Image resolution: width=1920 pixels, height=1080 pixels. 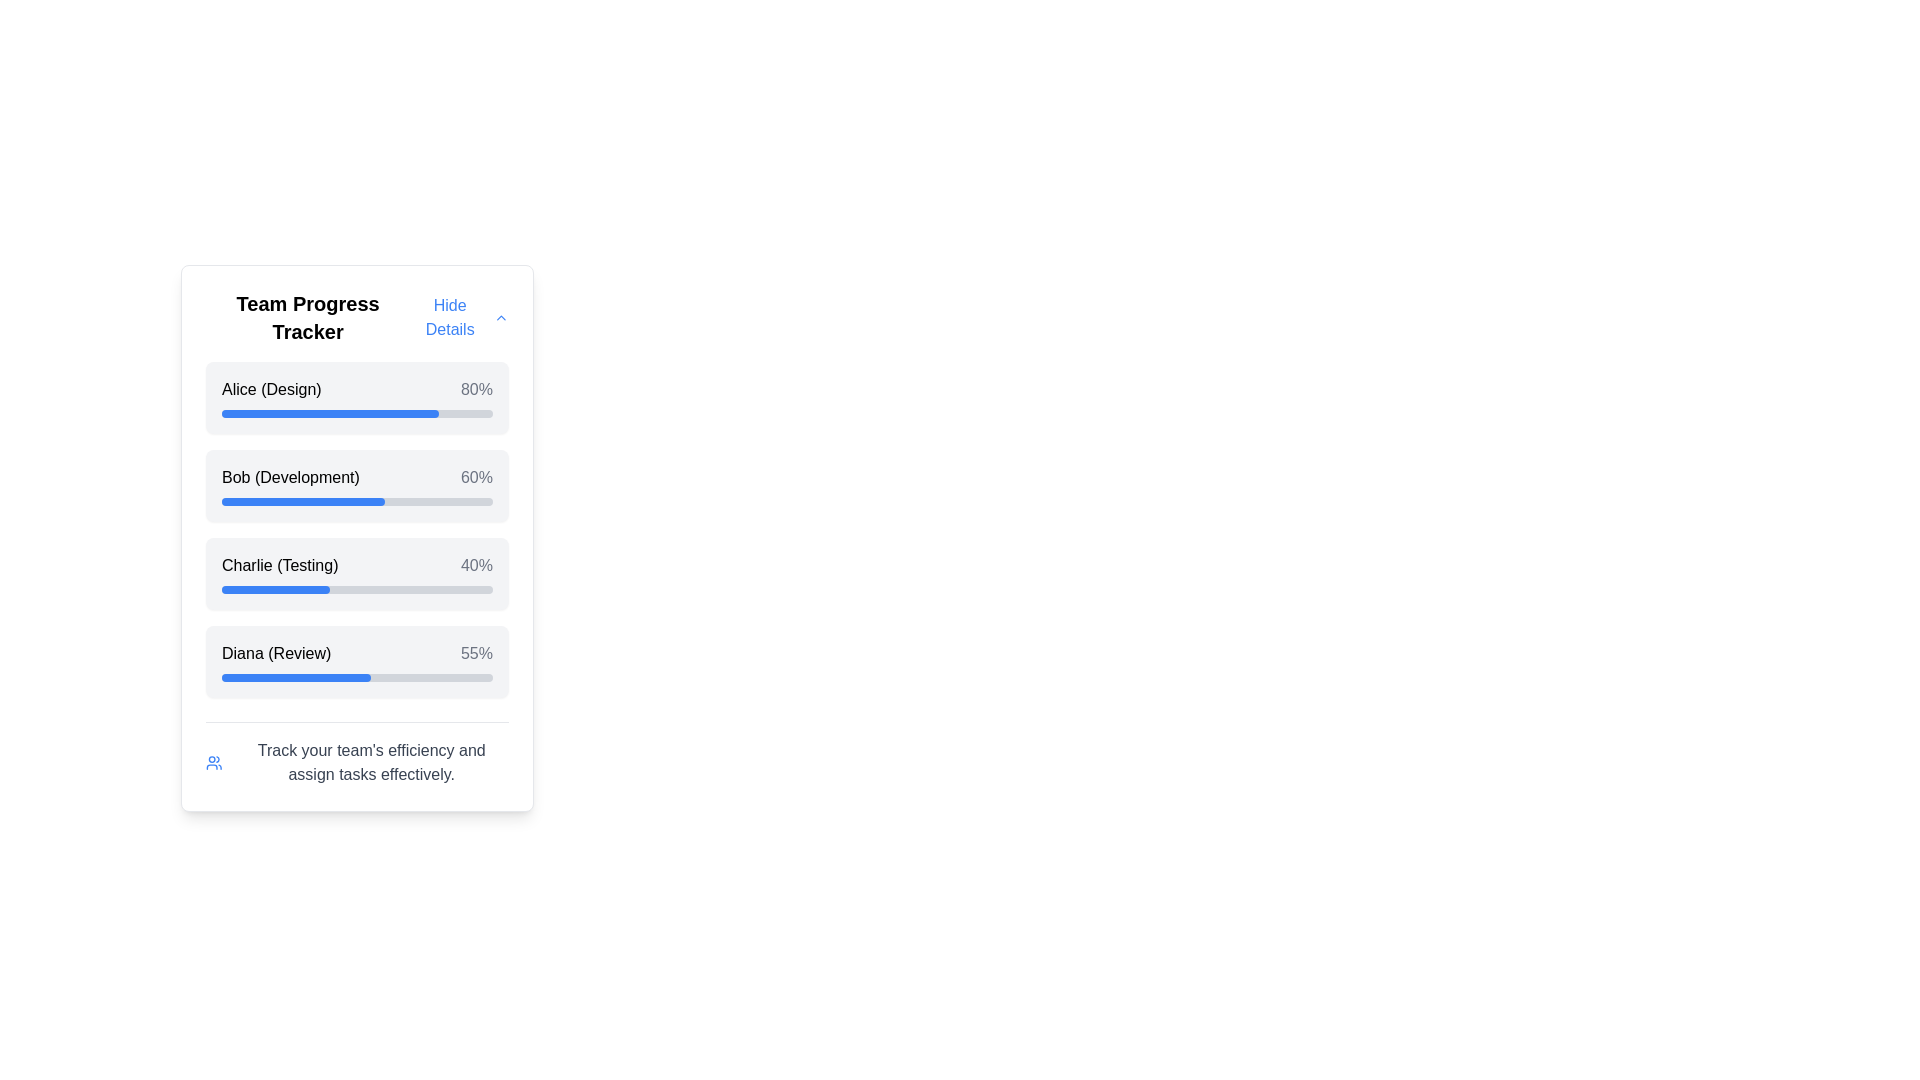 What do you see at coordinates (275, 589) in the screenshot?
I see `the progress bar indicating the task completion level for 'Charlie (Testing)', which is the third segment in the list of progress bars` at bounding box center [275, 589].